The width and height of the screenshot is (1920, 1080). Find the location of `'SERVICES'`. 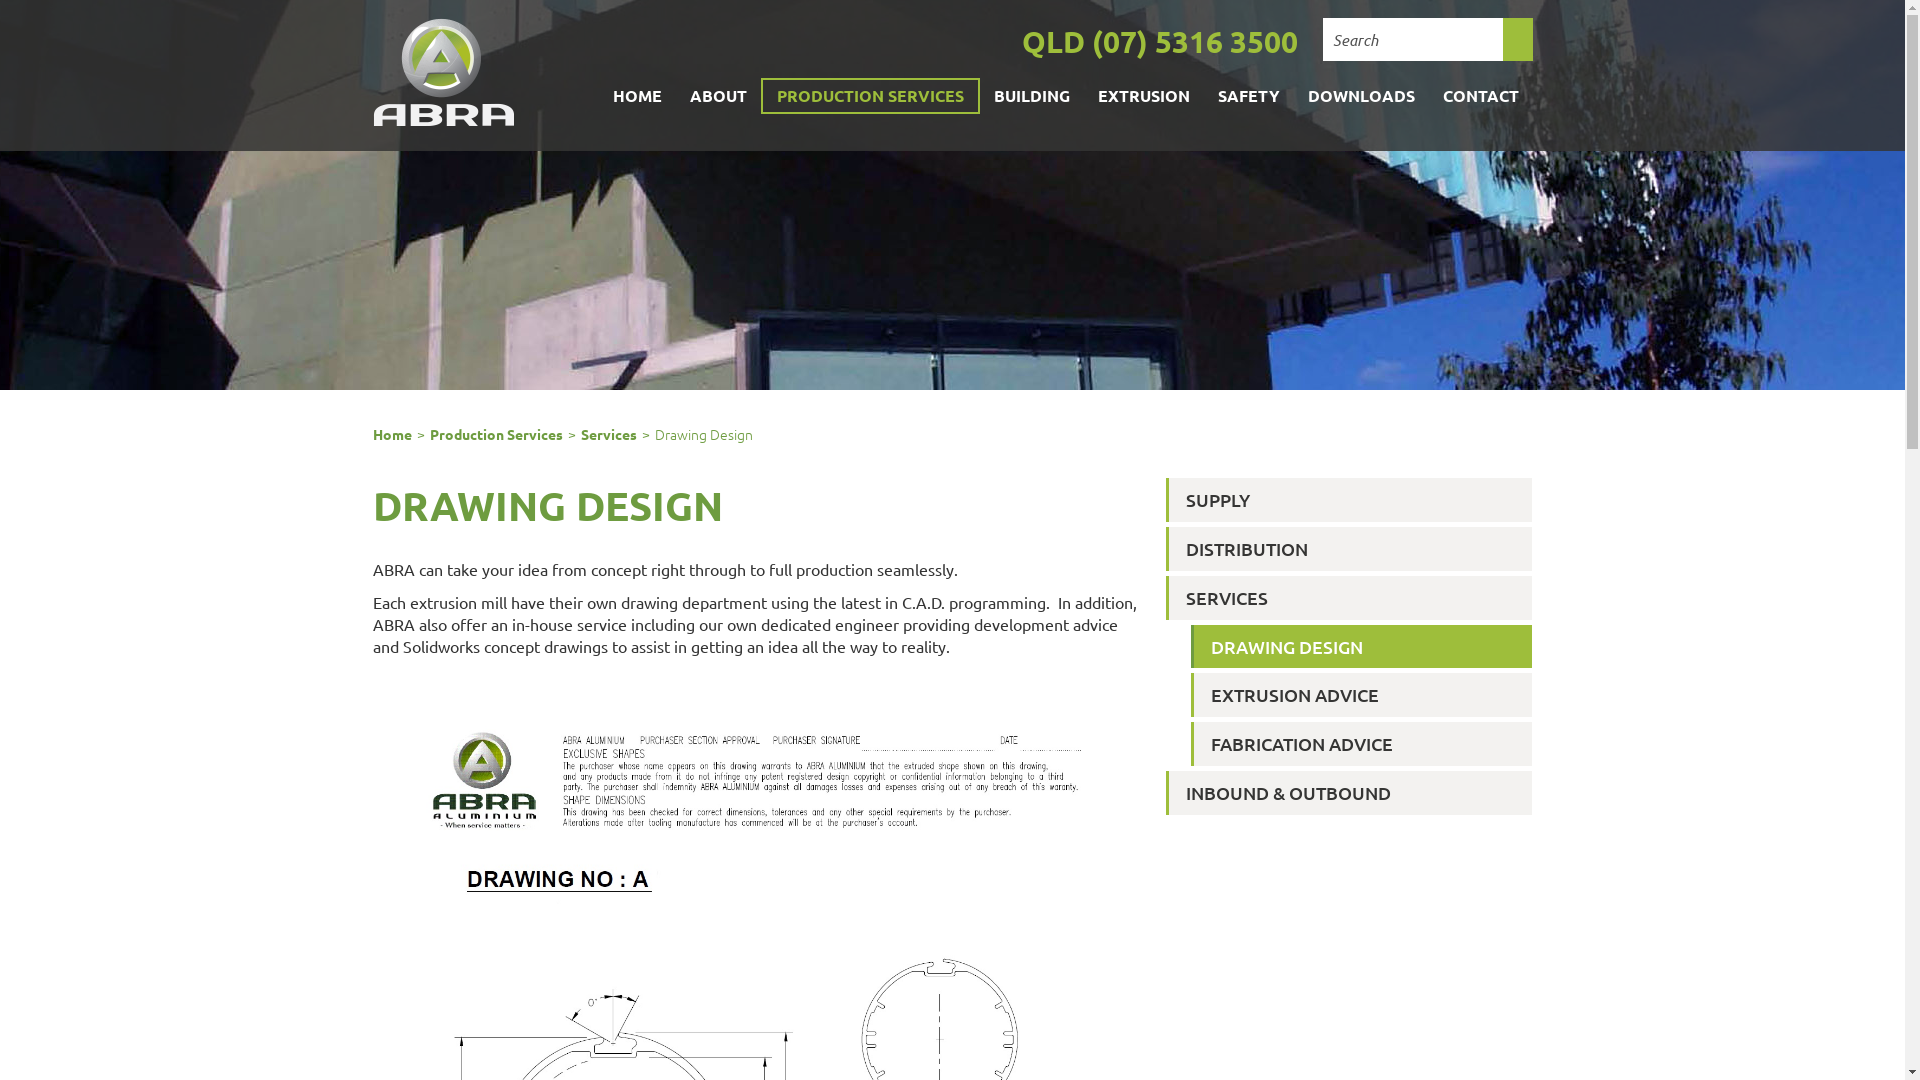

'SERVICES' is located at coordinates (1349, 596).